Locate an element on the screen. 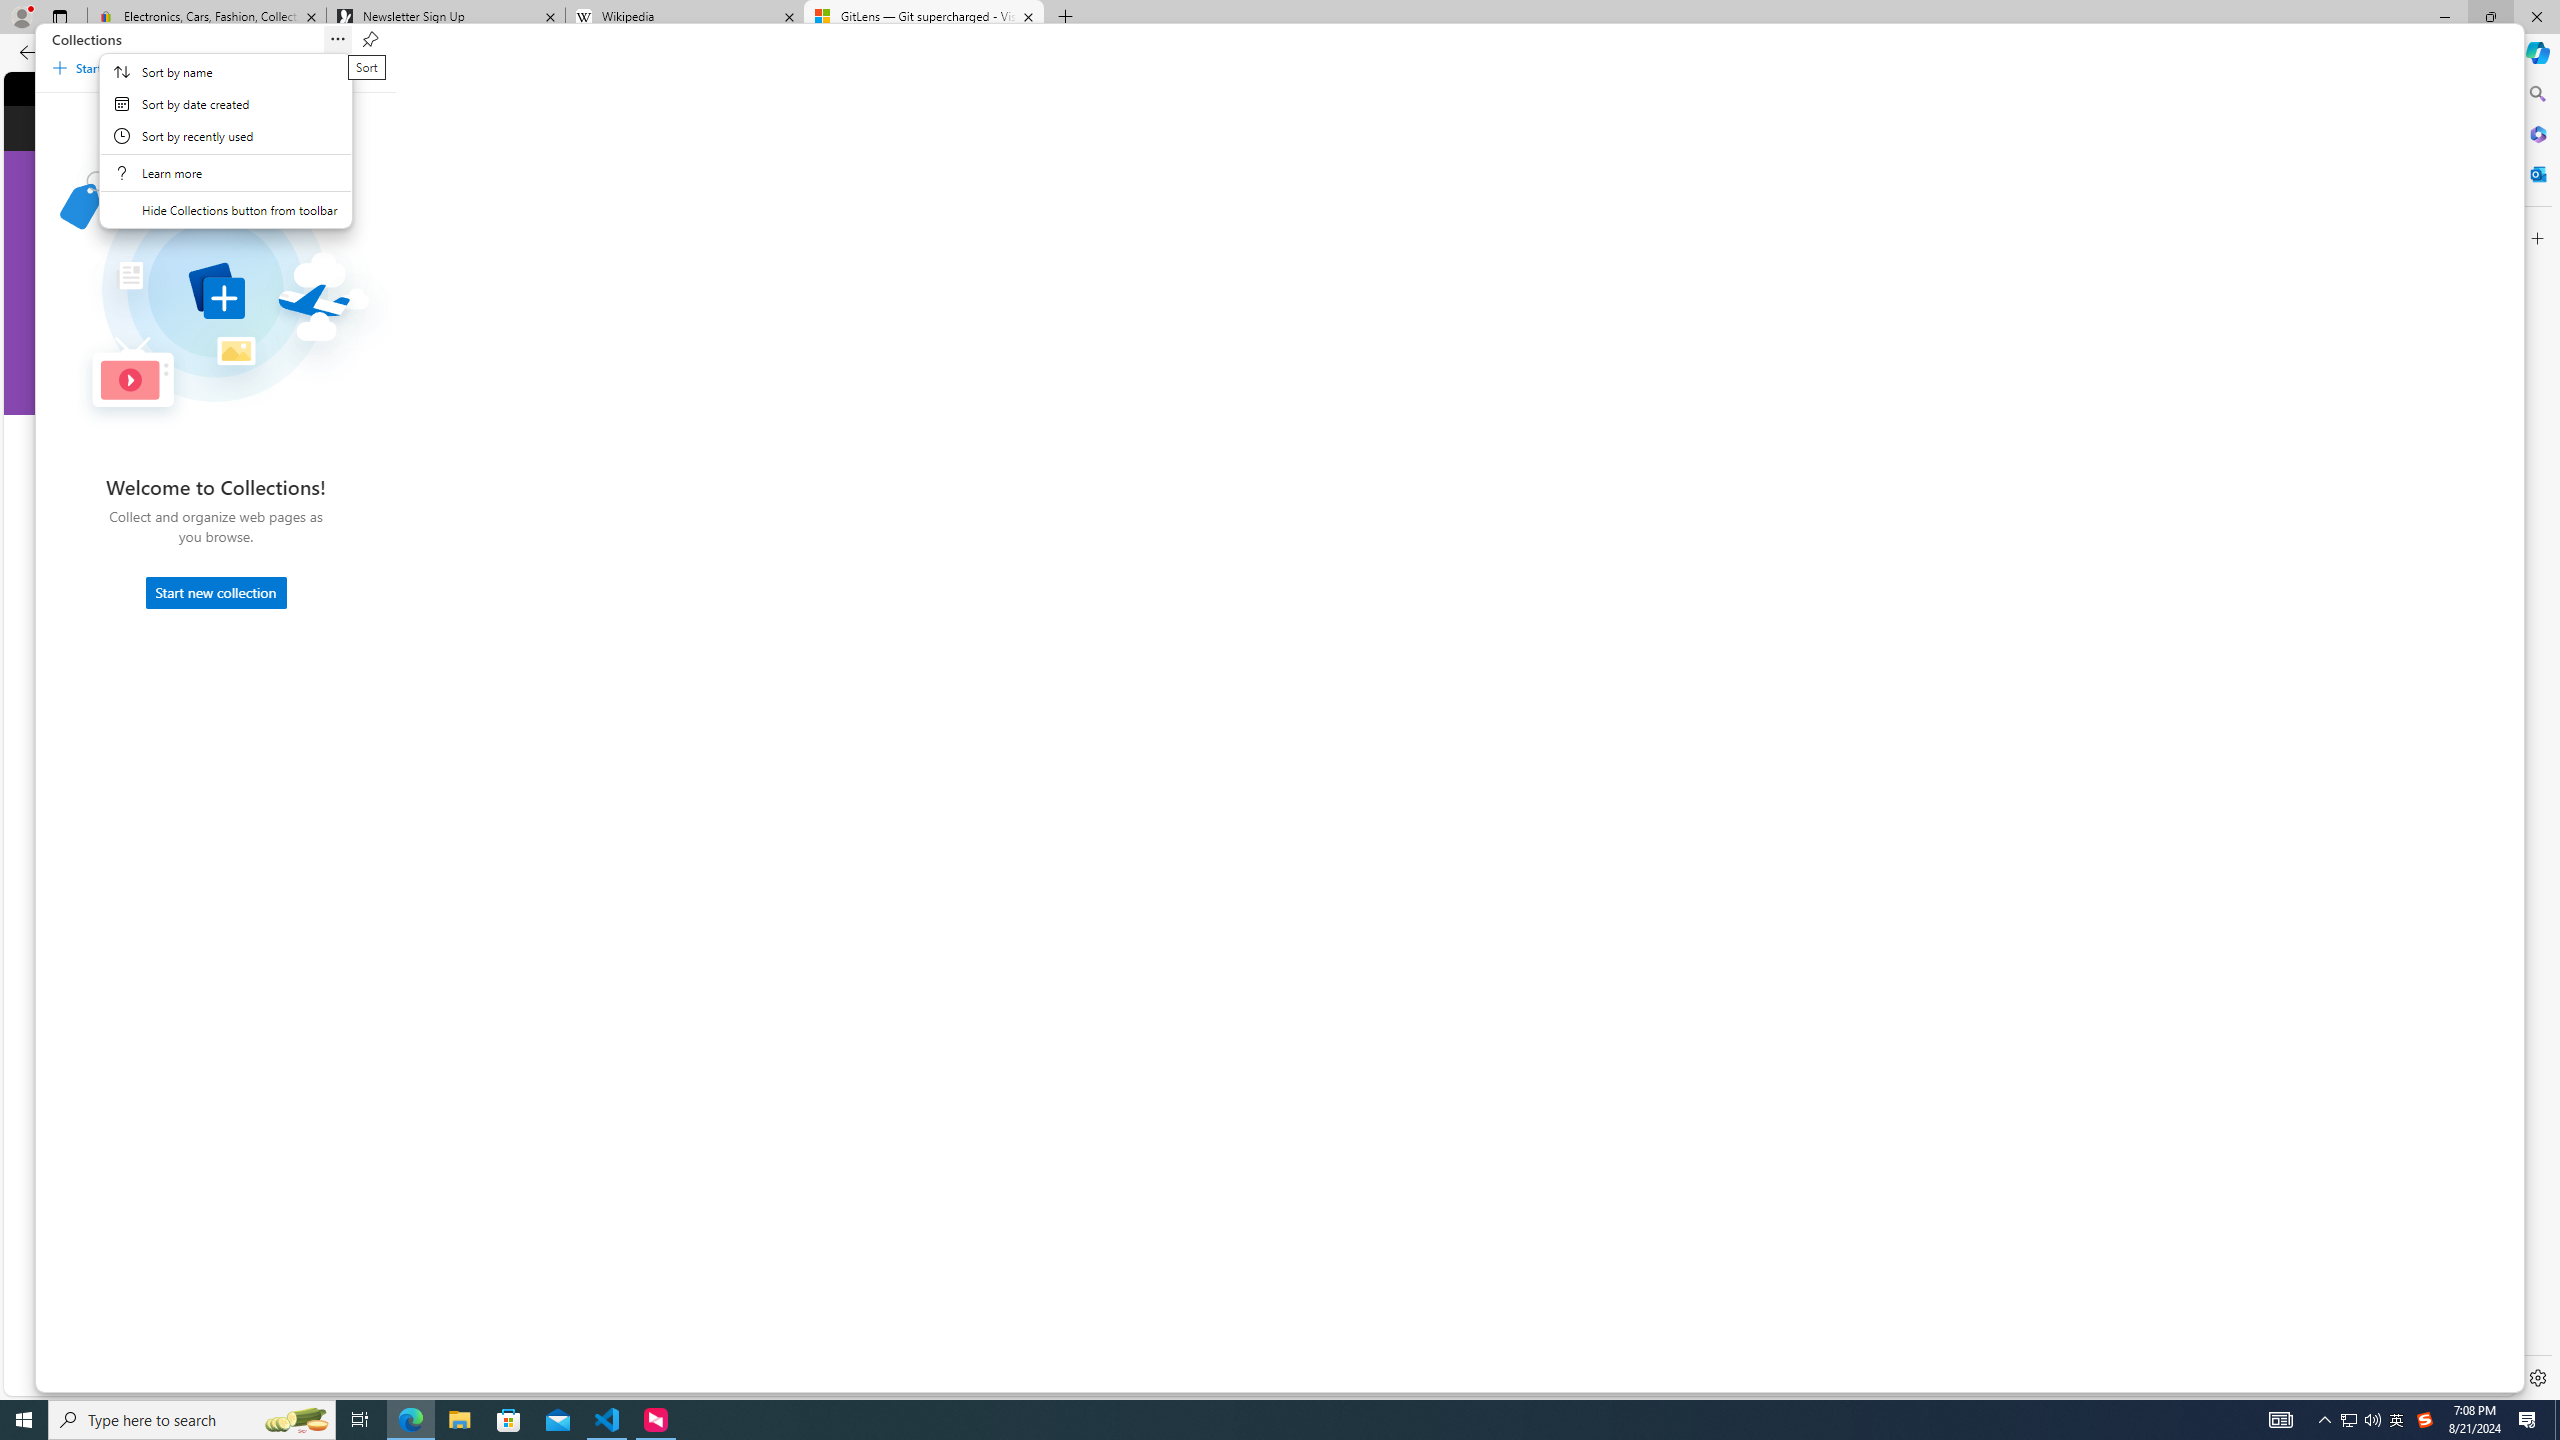 Image resolution: width=2560 pixels, height=1440 pixels. 'Sort' is located at coordinates (338, 39).